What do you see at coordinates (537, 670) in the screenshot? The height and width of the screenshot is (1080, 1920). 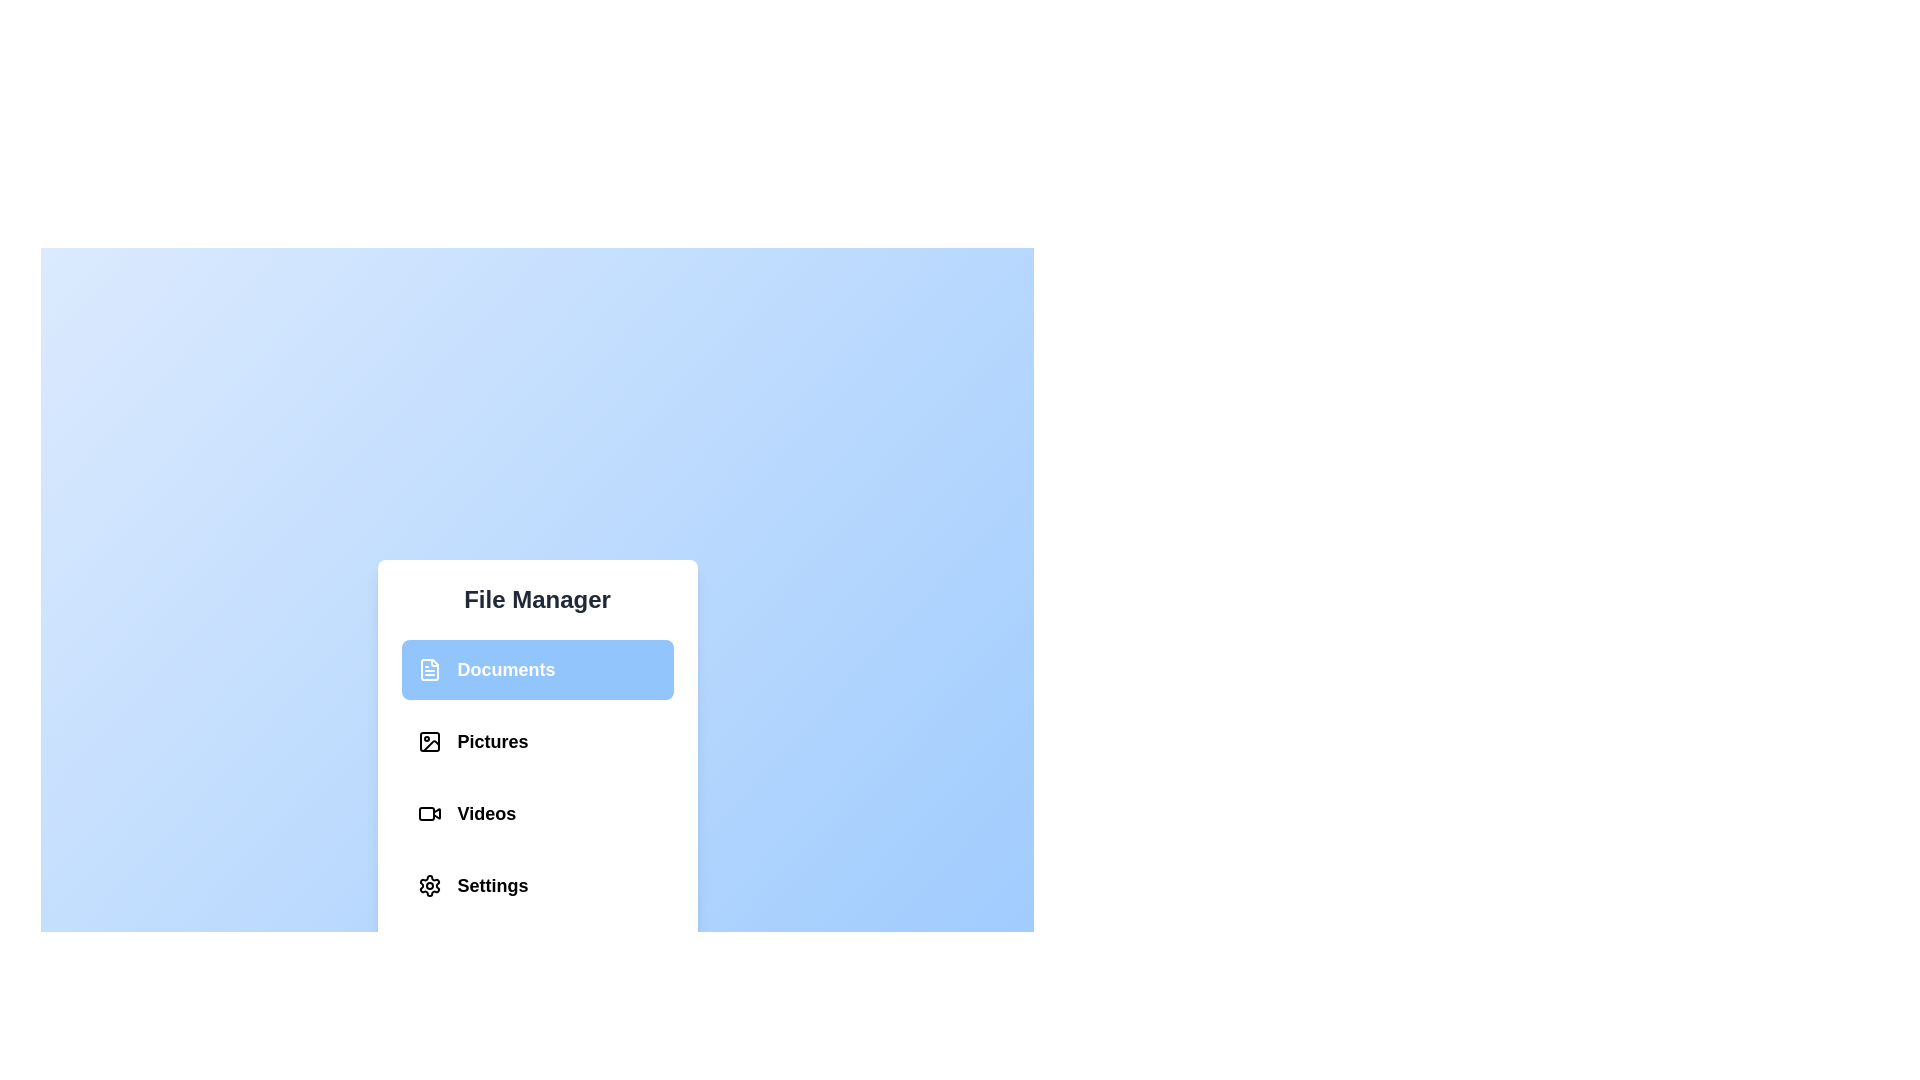 I see `the section Documents from the list` at bounding box center [537, 670].